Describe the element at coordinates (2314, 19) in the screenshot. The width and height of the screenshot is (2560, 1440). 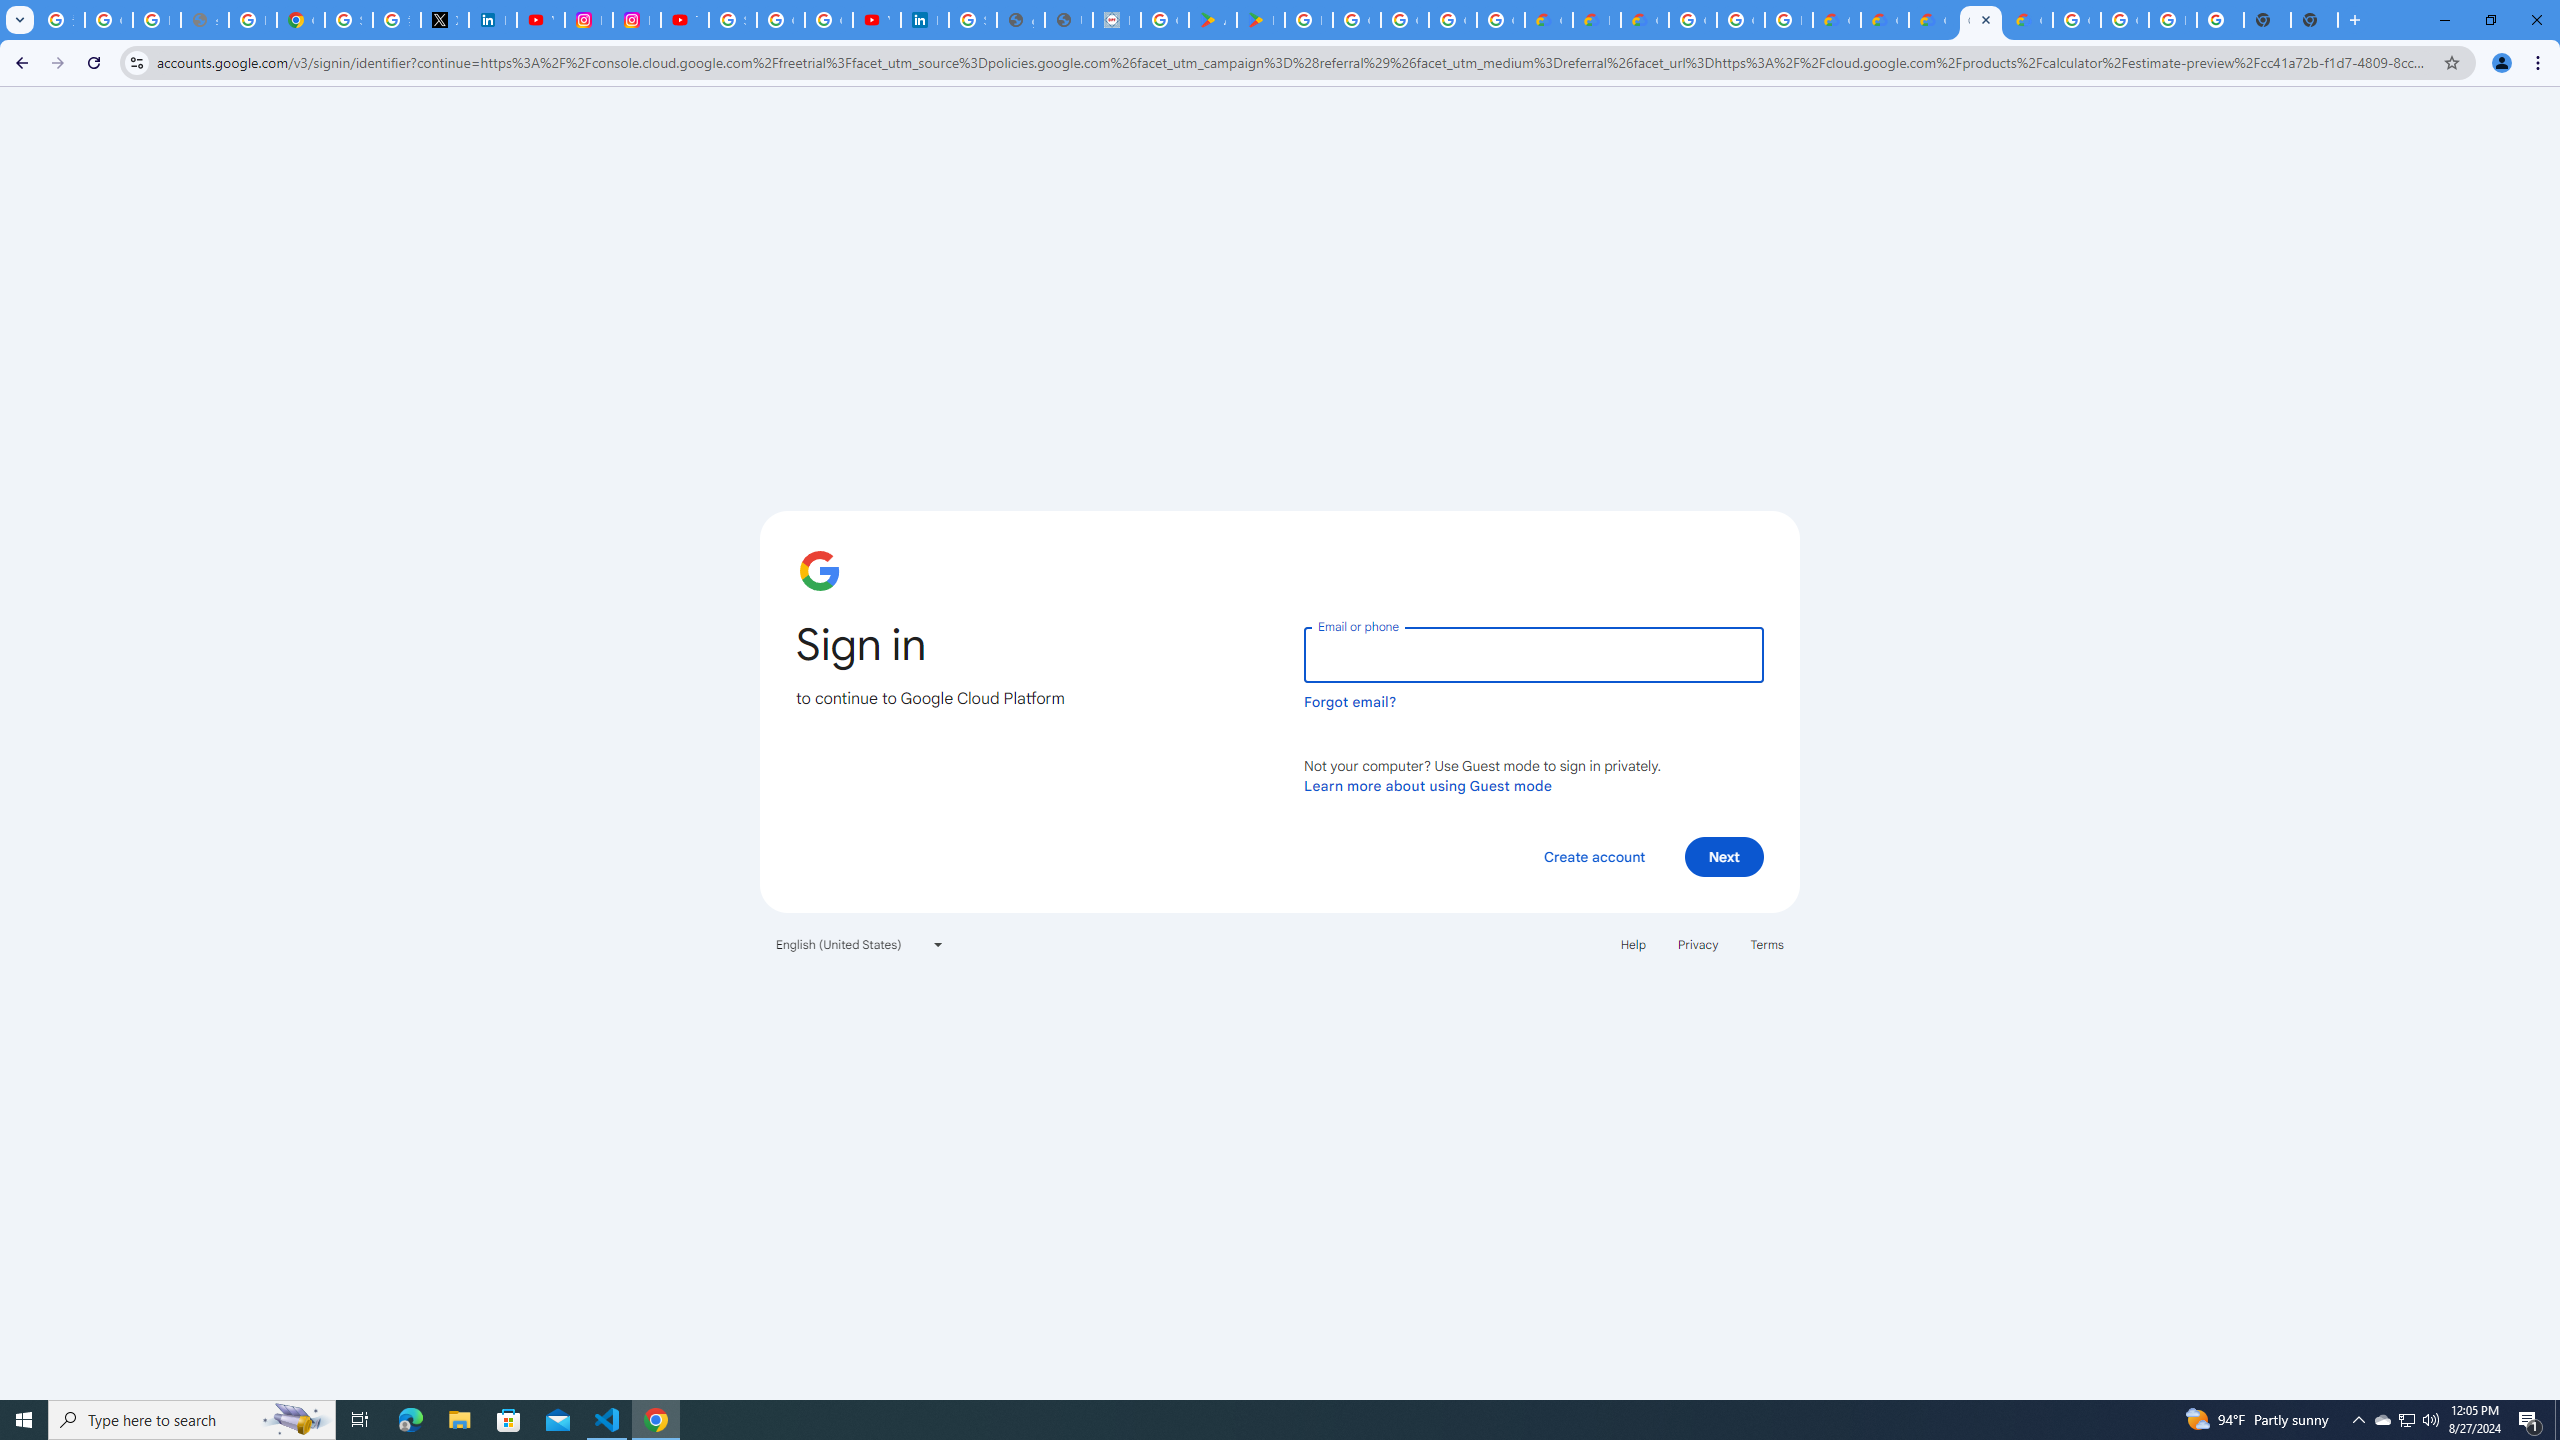
I see `'New Tab'` at that location.